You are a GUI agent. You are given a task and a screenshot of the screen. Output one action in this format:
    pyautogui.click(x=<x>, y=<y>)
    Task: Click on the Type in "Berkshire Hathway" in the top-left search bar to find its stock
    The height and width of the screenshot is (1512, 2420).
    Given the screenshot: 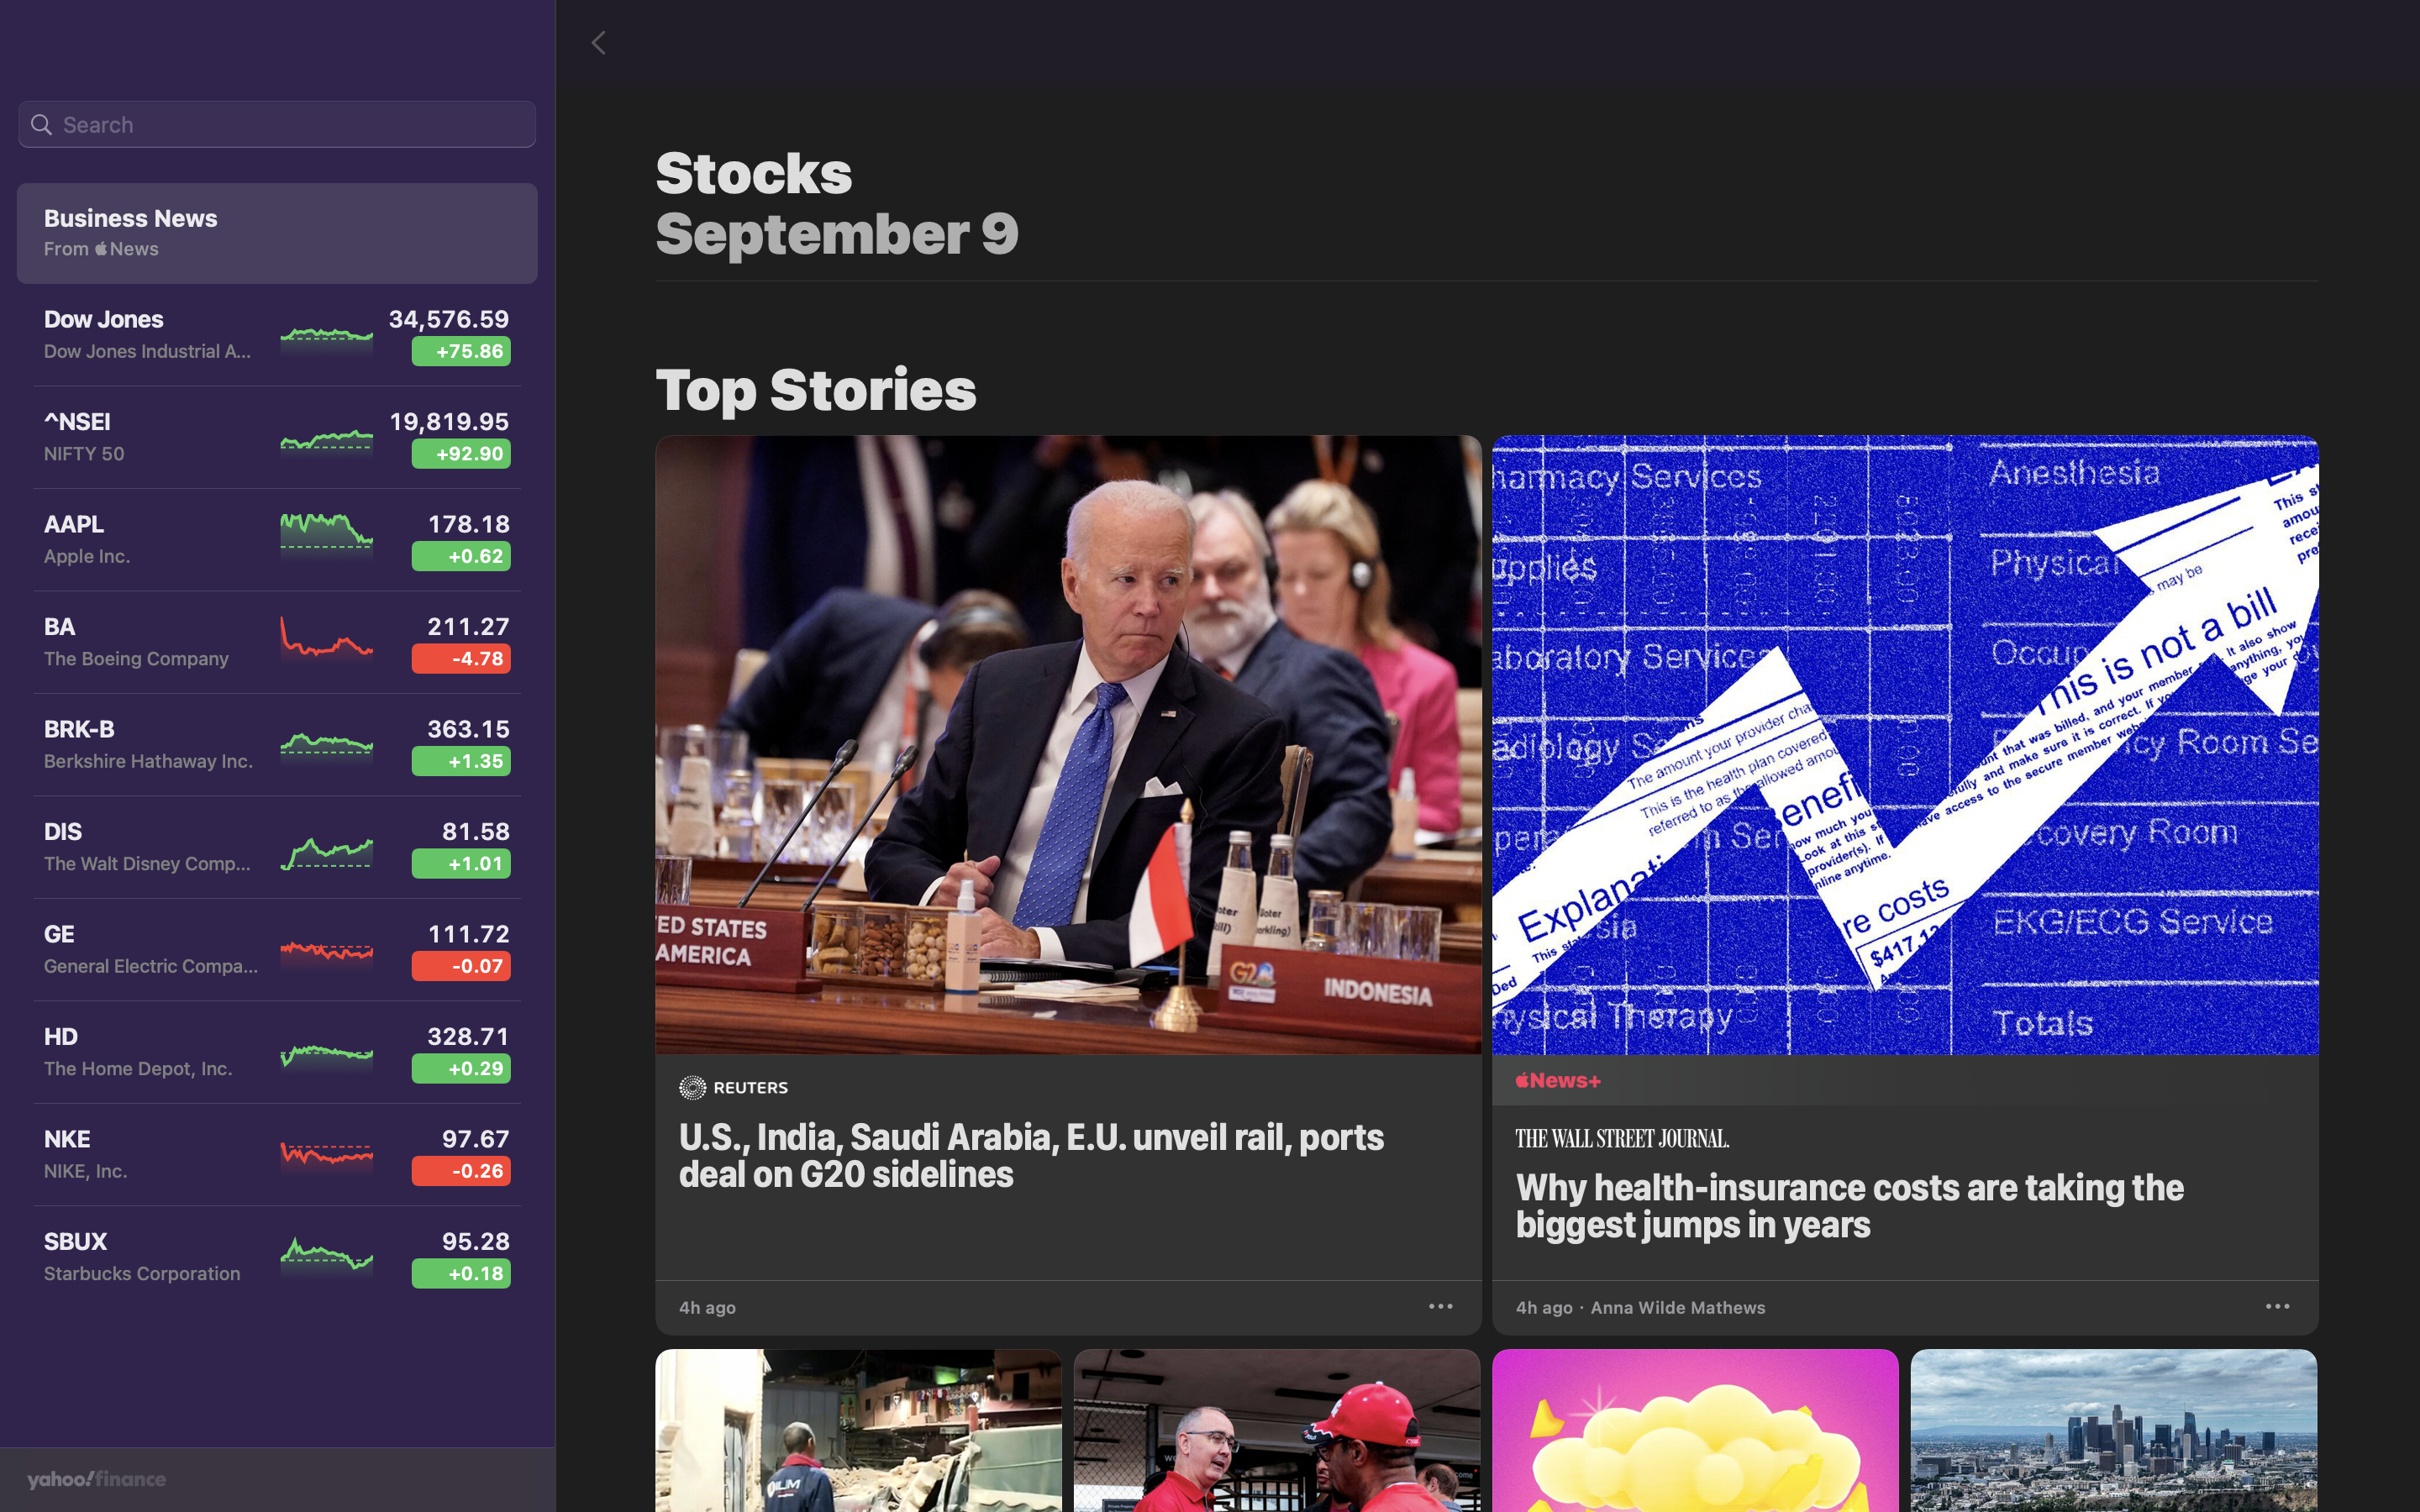 What is the action you would take?
    pyautogui.click(x=276, y=125)
    